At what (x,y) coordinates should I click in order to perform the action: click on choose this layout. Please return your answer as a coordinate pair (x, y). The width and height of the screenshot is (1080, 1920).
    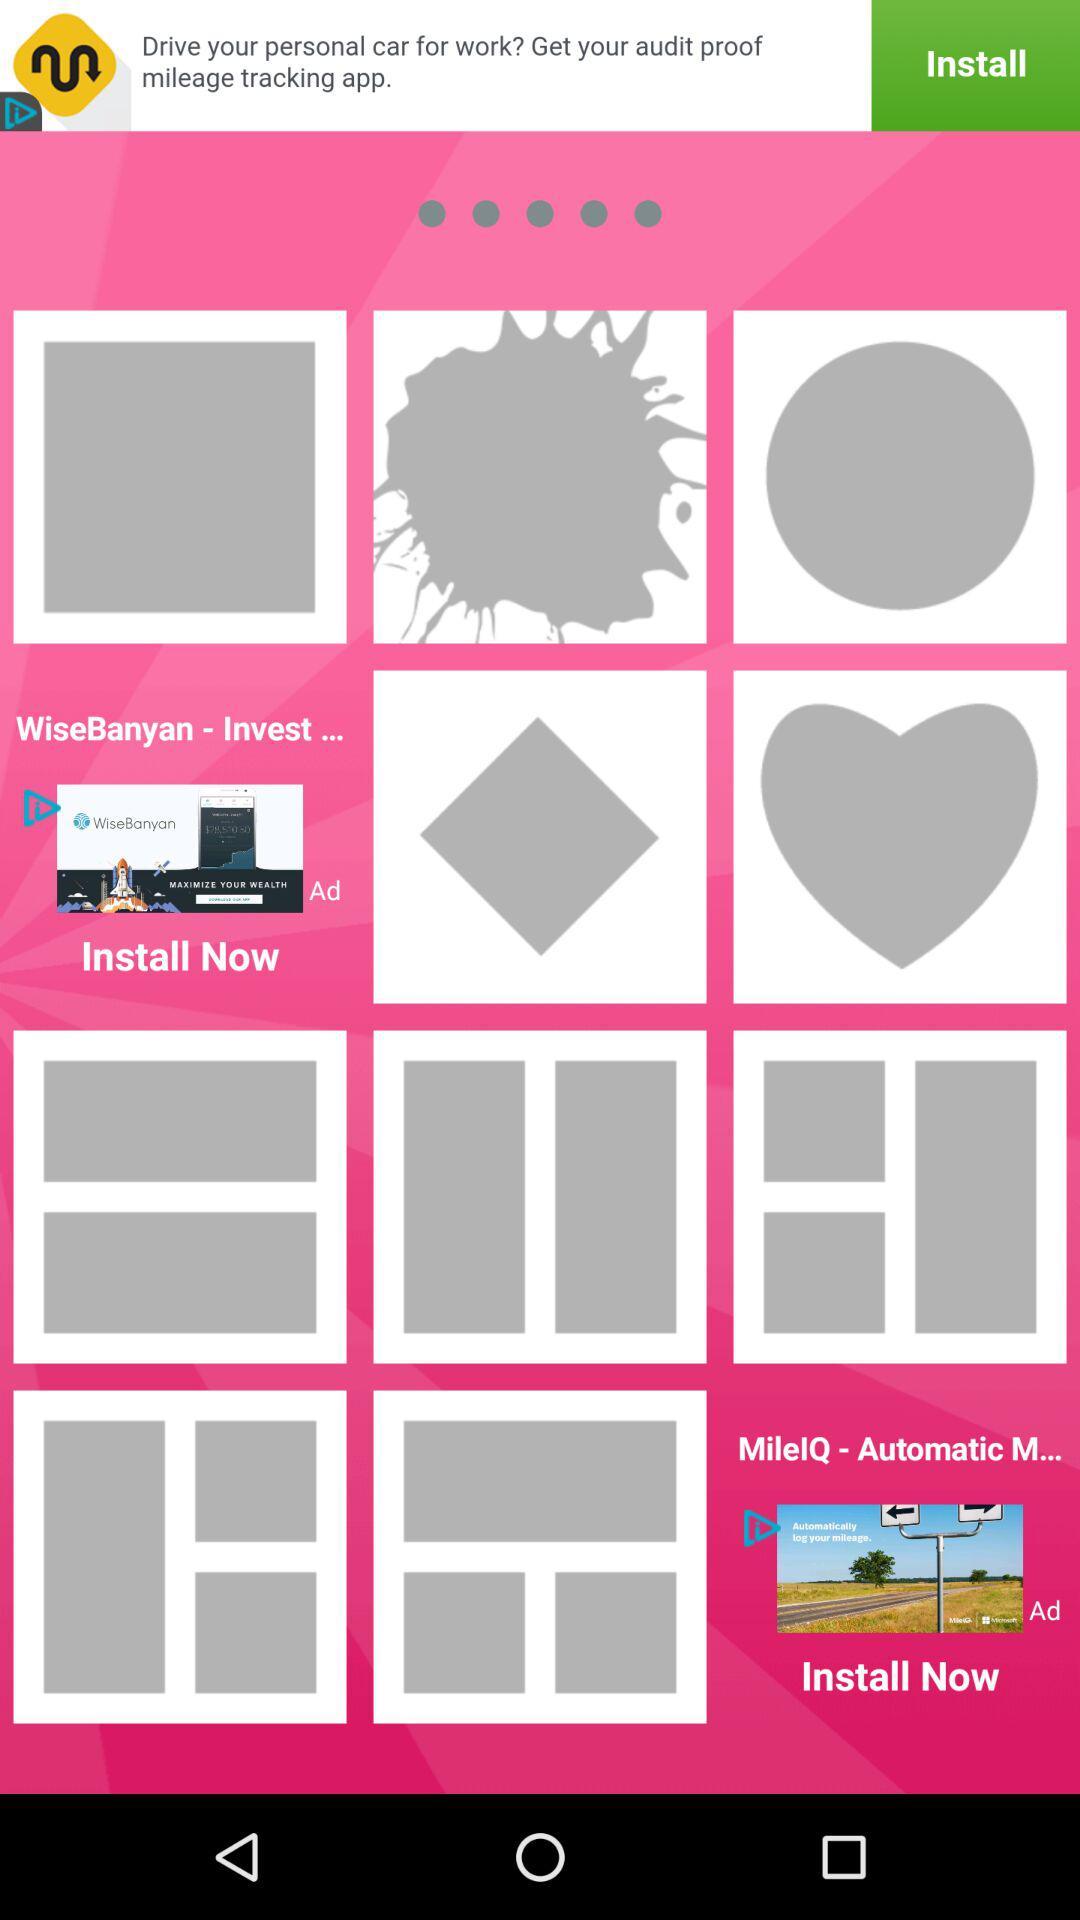
    Looking at the image, I should click on (898, 1196).